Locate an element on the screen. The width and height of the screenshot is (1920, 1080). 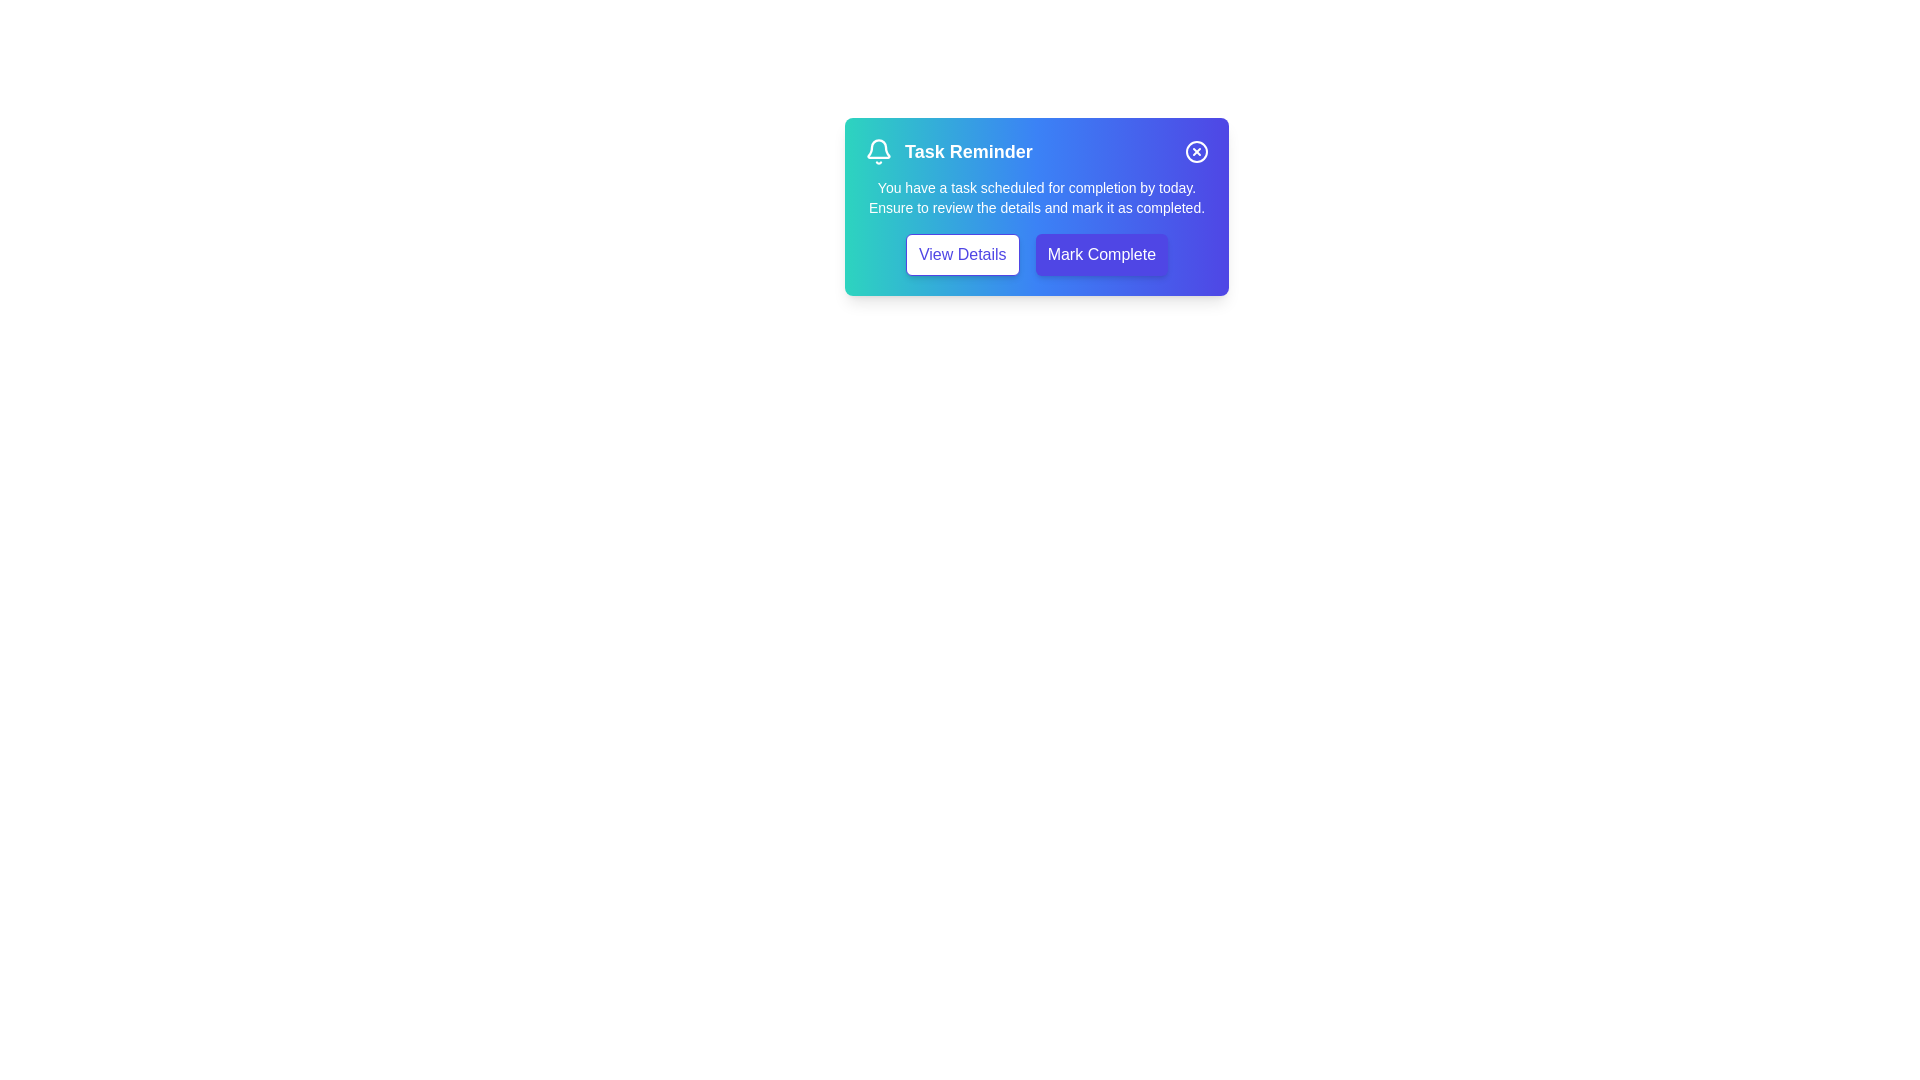
the 'Mark Complete' button to mark the task as complete is located at coordinates (1099, 253).